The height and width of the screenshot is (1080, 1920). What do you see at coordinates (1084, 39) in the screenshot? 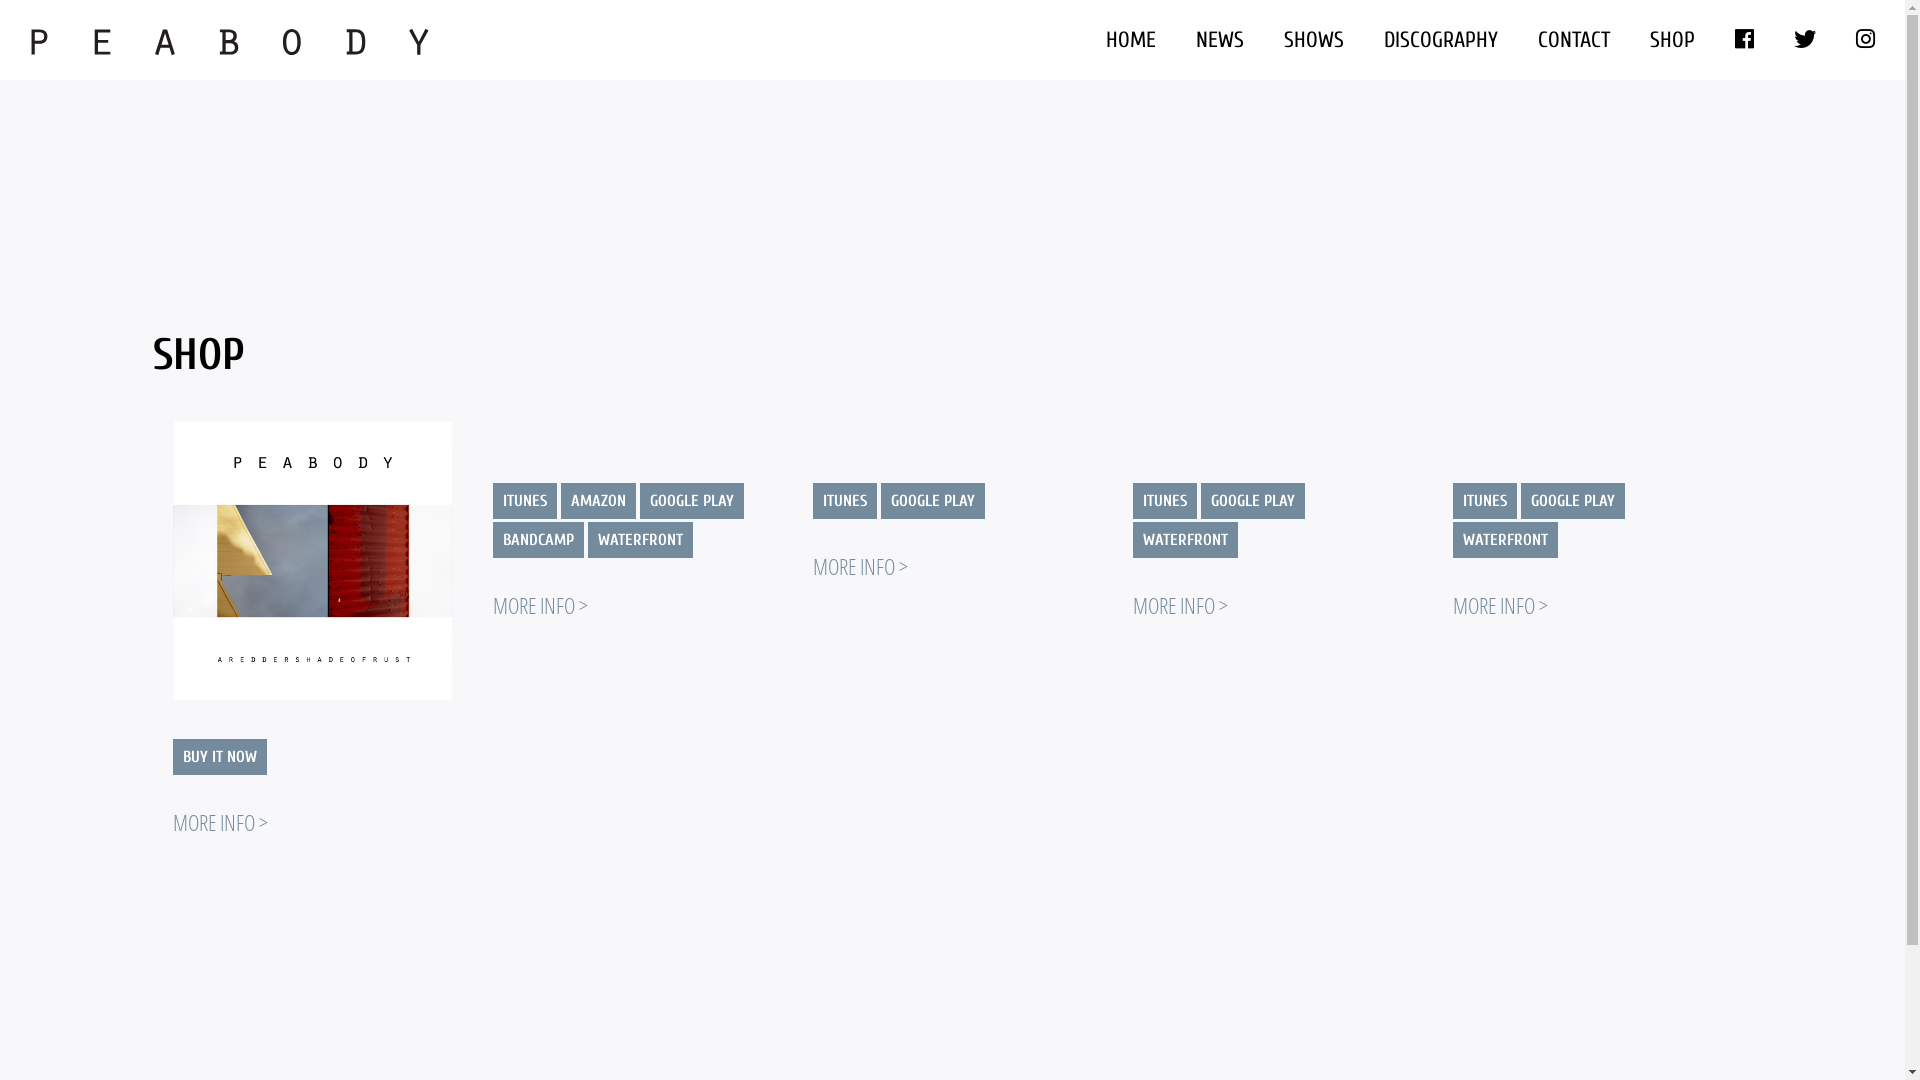
I see `'HOME'` at bounding box center [1084, 39].